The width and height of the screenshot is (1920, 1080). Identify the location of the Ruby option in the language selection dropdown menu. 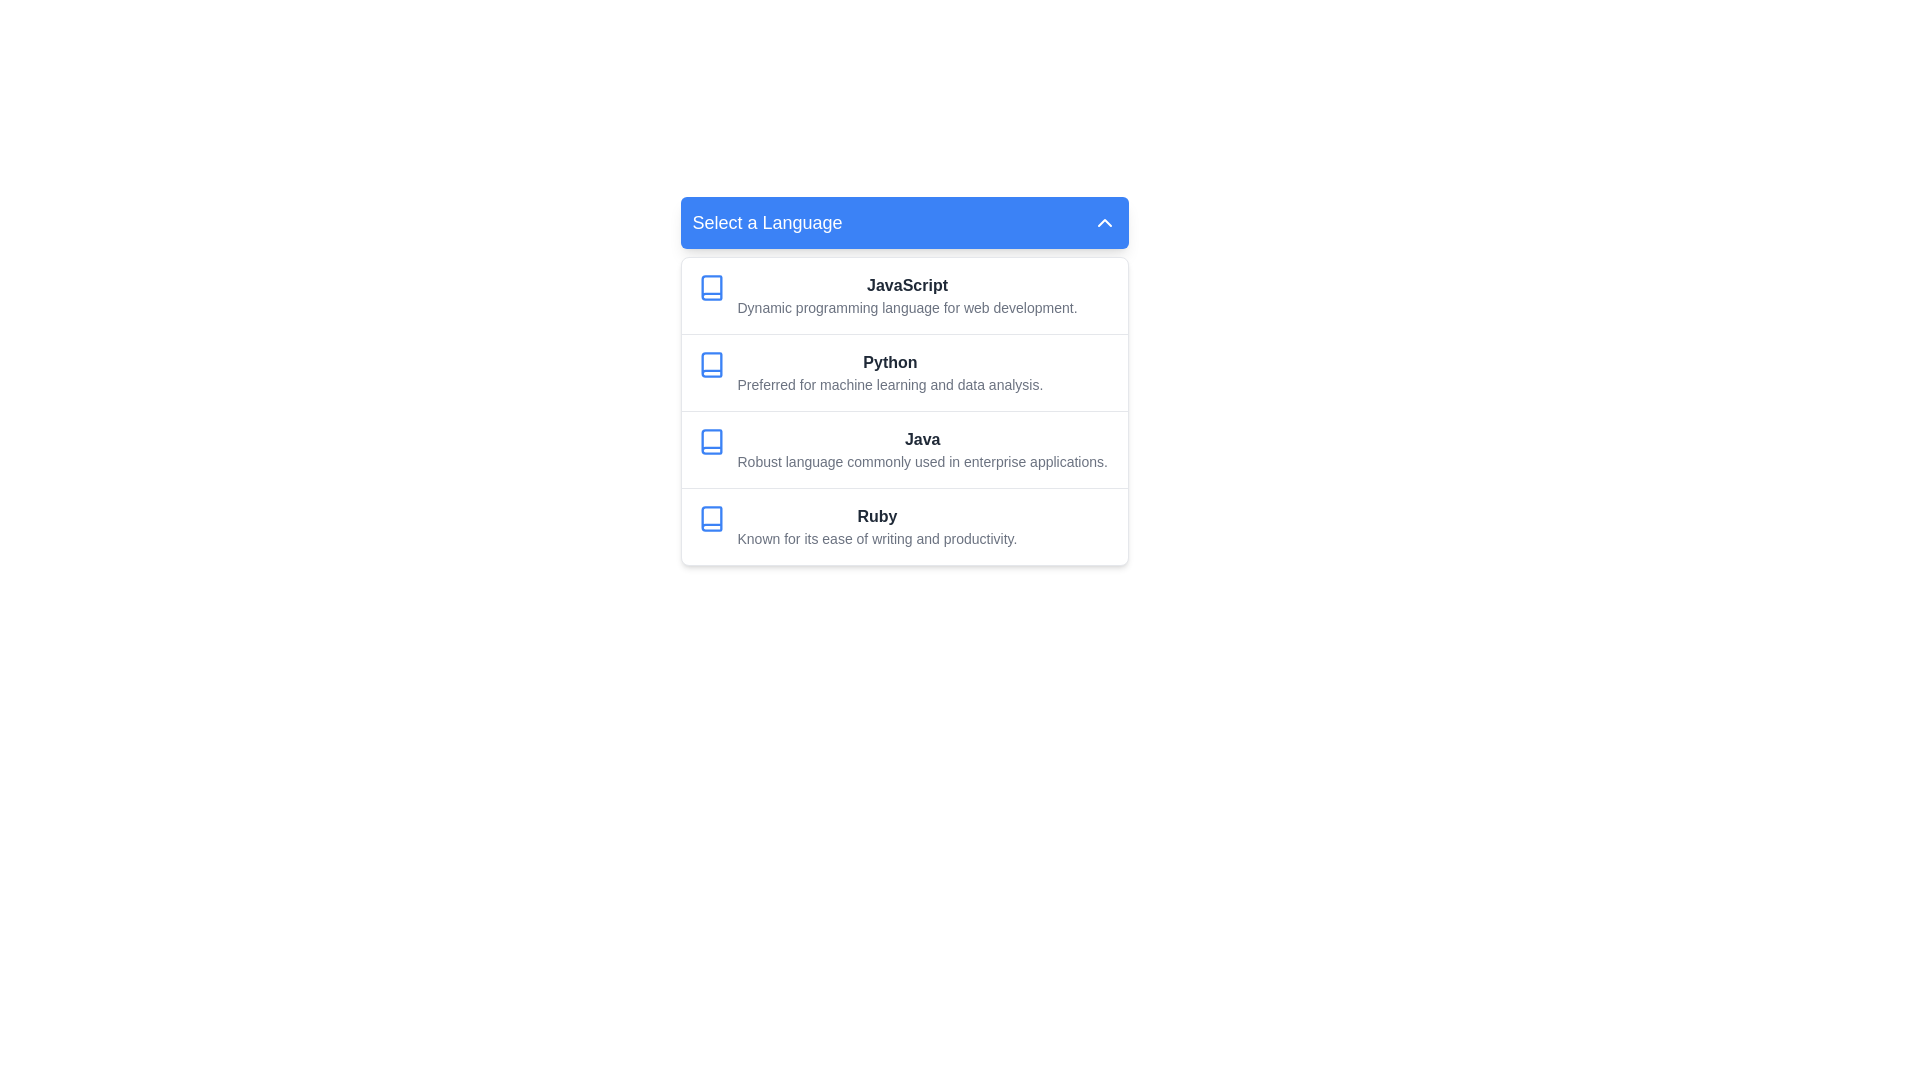
(877, 526).